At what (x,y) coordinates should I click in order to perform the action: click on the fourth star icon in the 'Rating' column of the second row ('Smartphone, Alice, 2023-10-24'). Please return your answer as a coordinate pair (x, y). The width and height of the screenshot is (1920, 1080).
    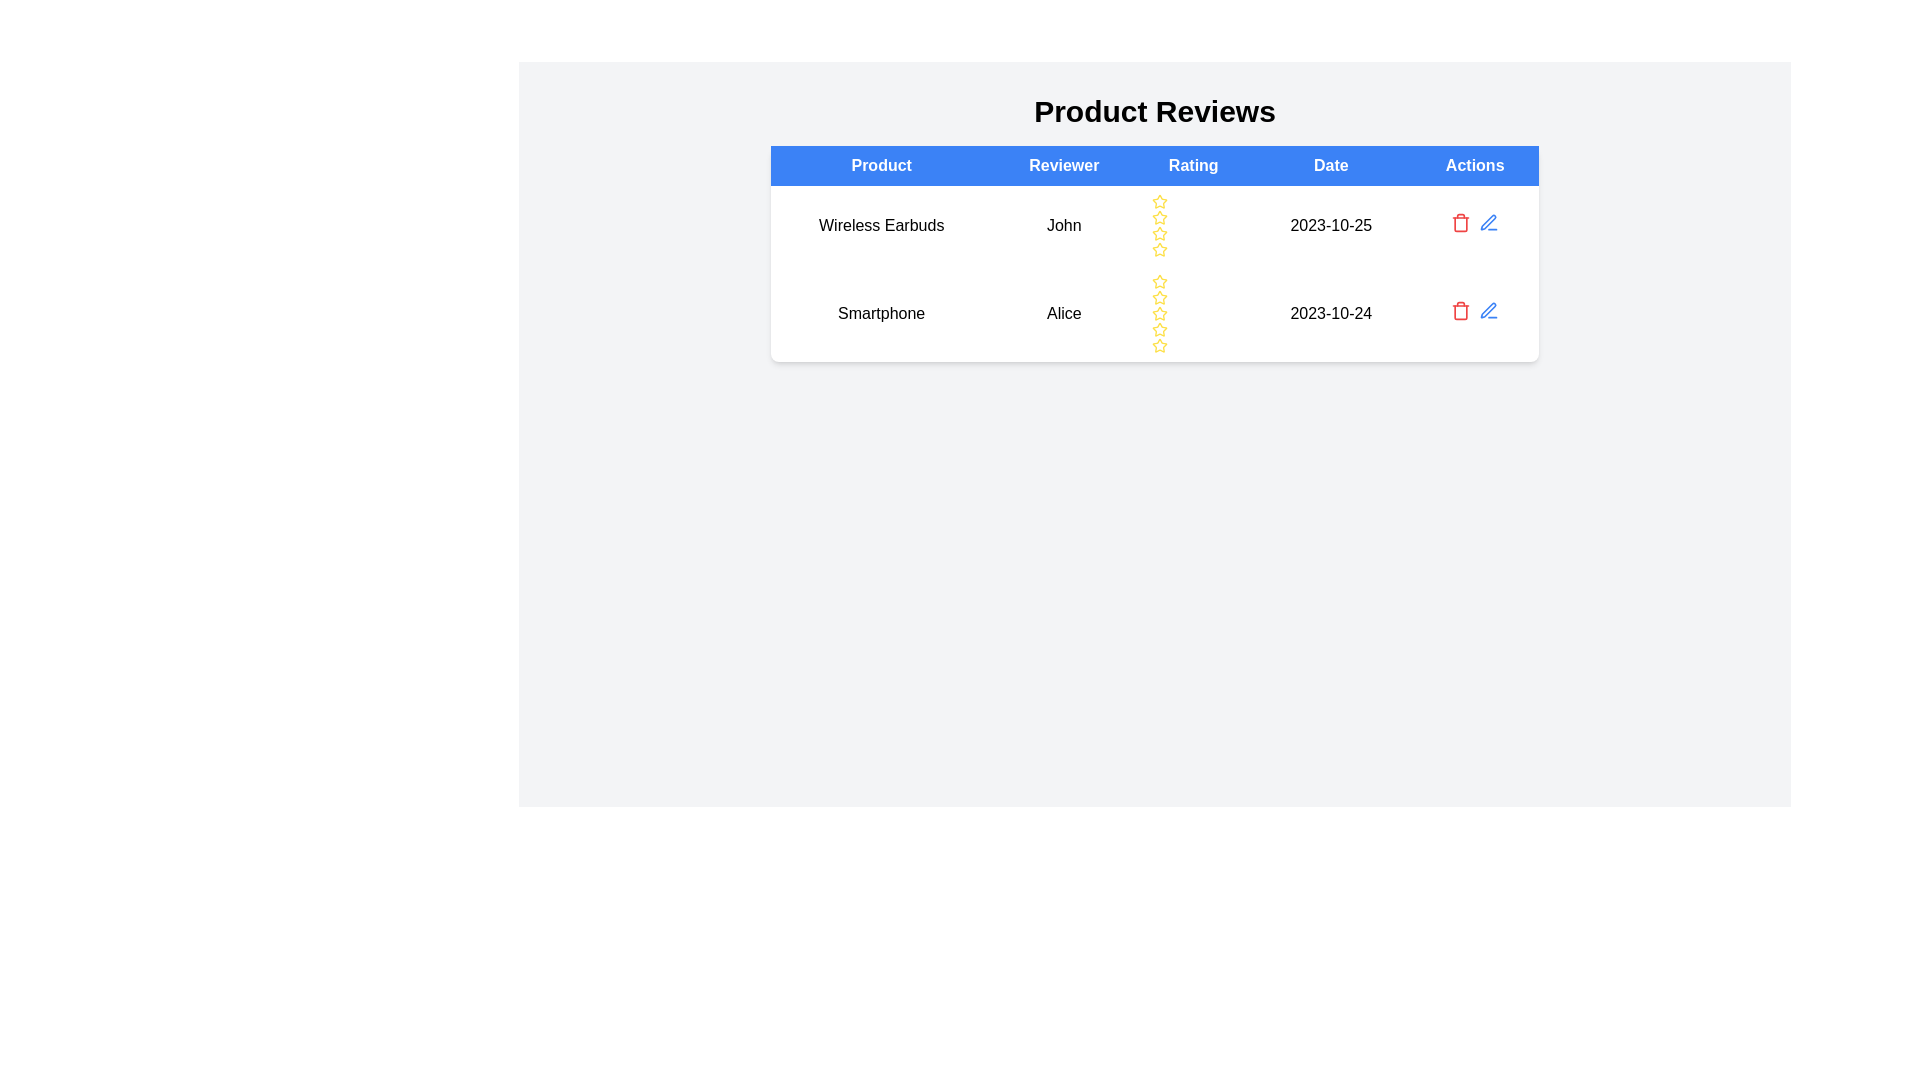
    Looking at the image, I should click on (1160, 281).